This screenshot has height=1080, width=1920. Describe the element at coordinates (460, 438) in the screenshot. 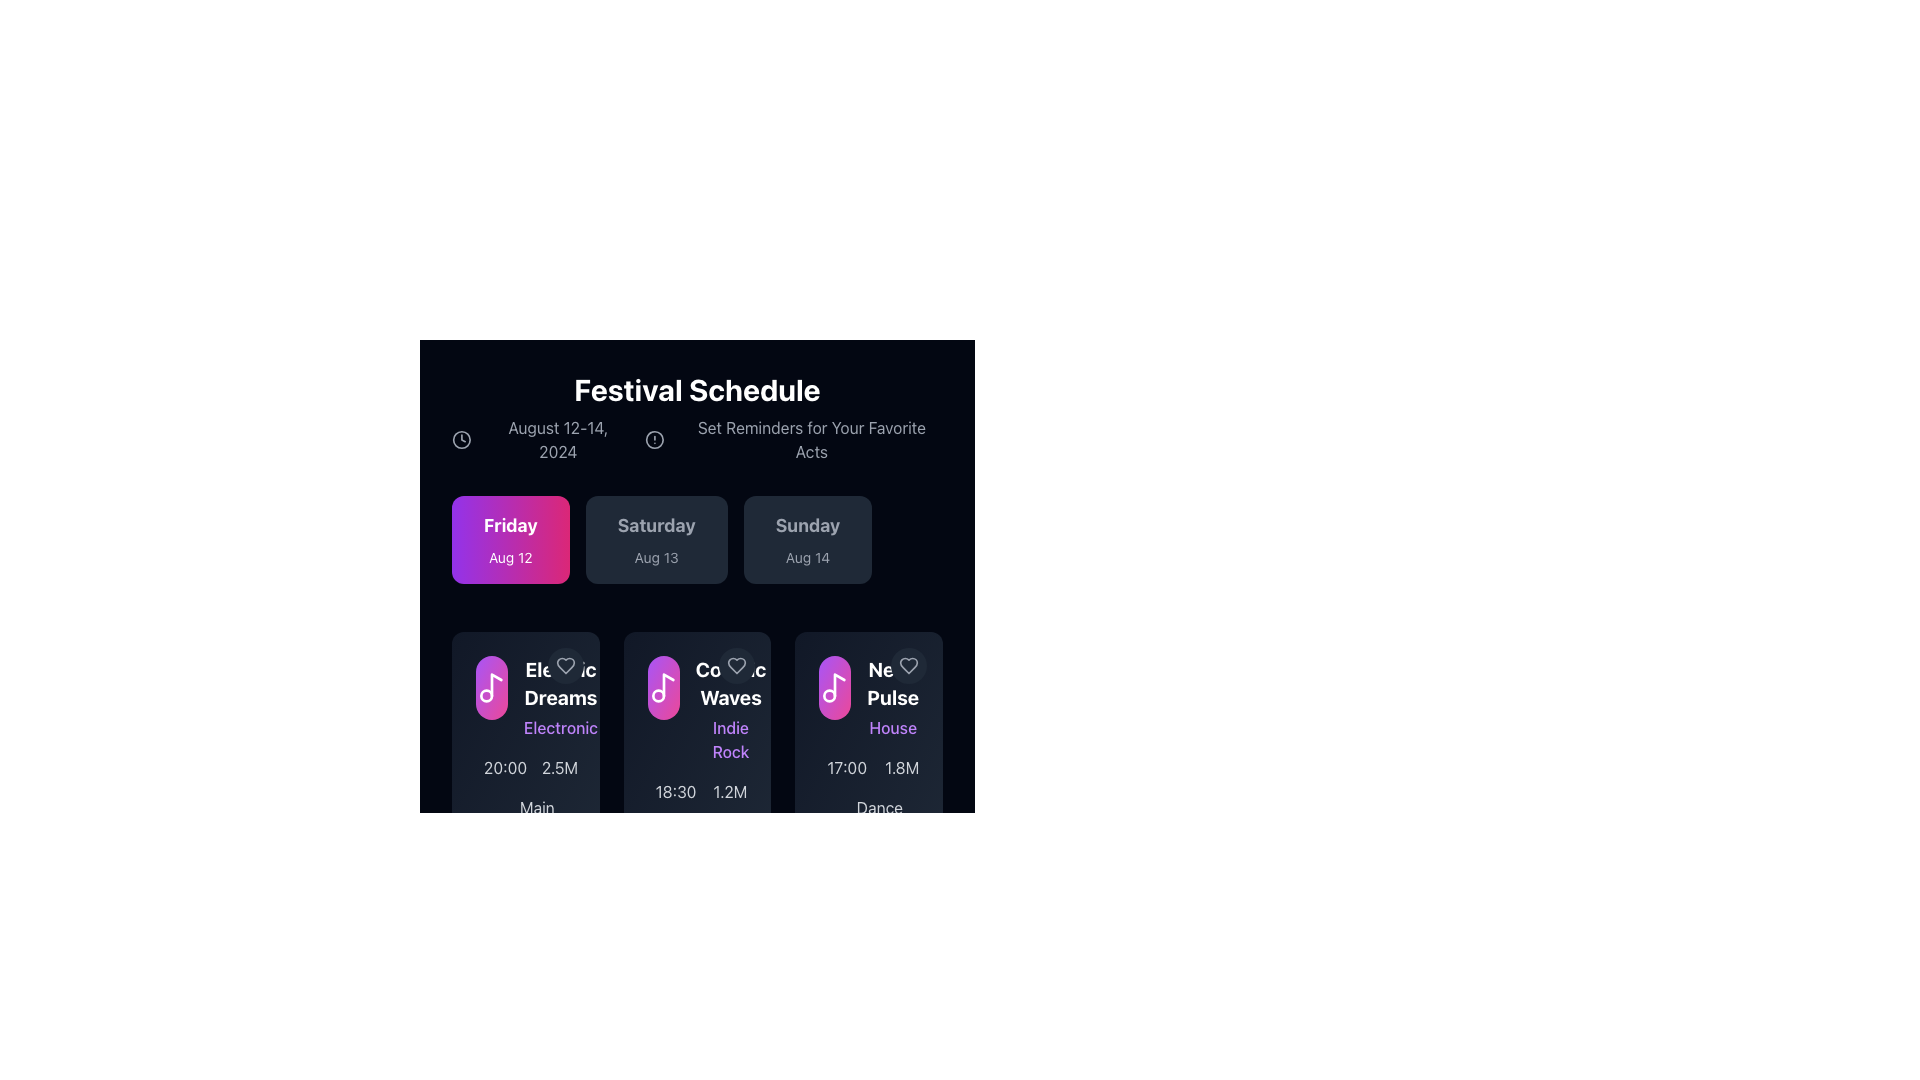

I see `the circular clock icon outlined in light gray located to the left of the text 'August 12-14, 2024'` at that location.